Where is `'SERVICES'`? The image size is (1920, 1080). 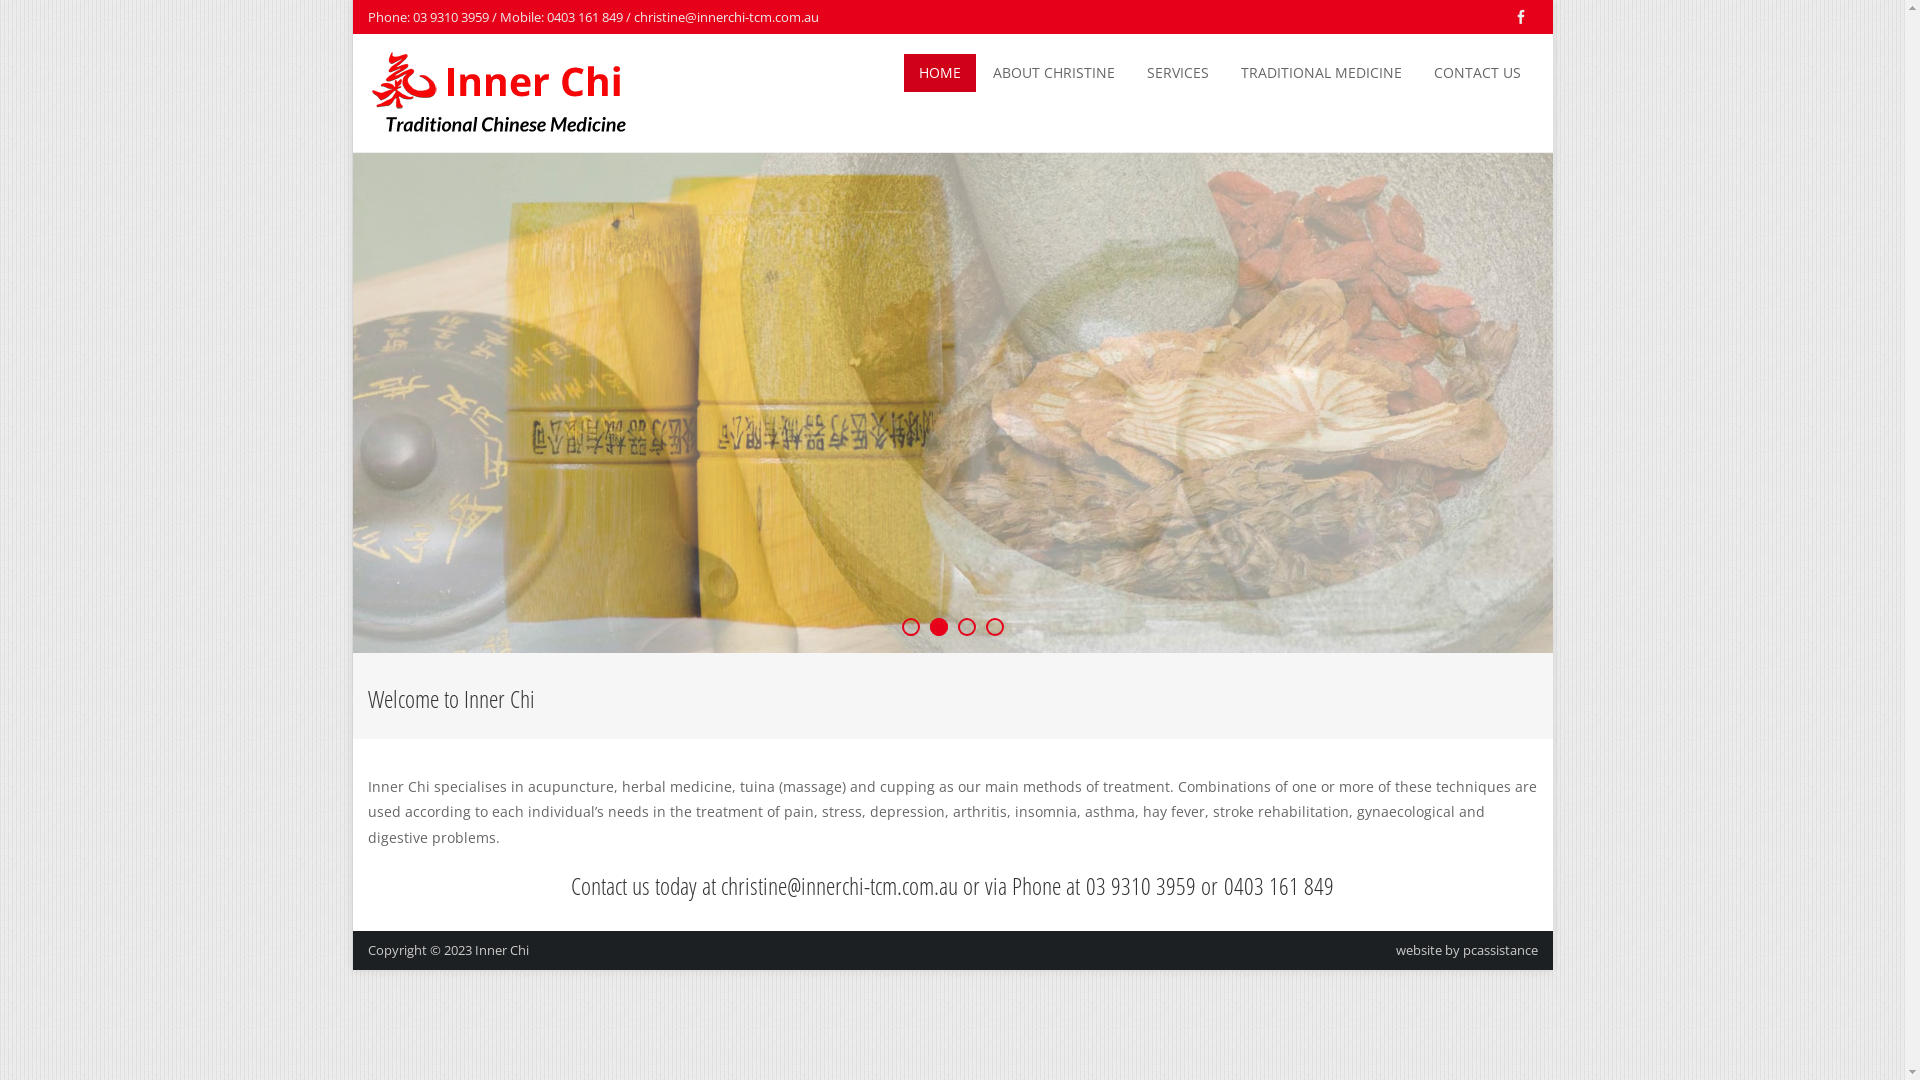
'SERVICES' is located at coordinates (1177, 72).